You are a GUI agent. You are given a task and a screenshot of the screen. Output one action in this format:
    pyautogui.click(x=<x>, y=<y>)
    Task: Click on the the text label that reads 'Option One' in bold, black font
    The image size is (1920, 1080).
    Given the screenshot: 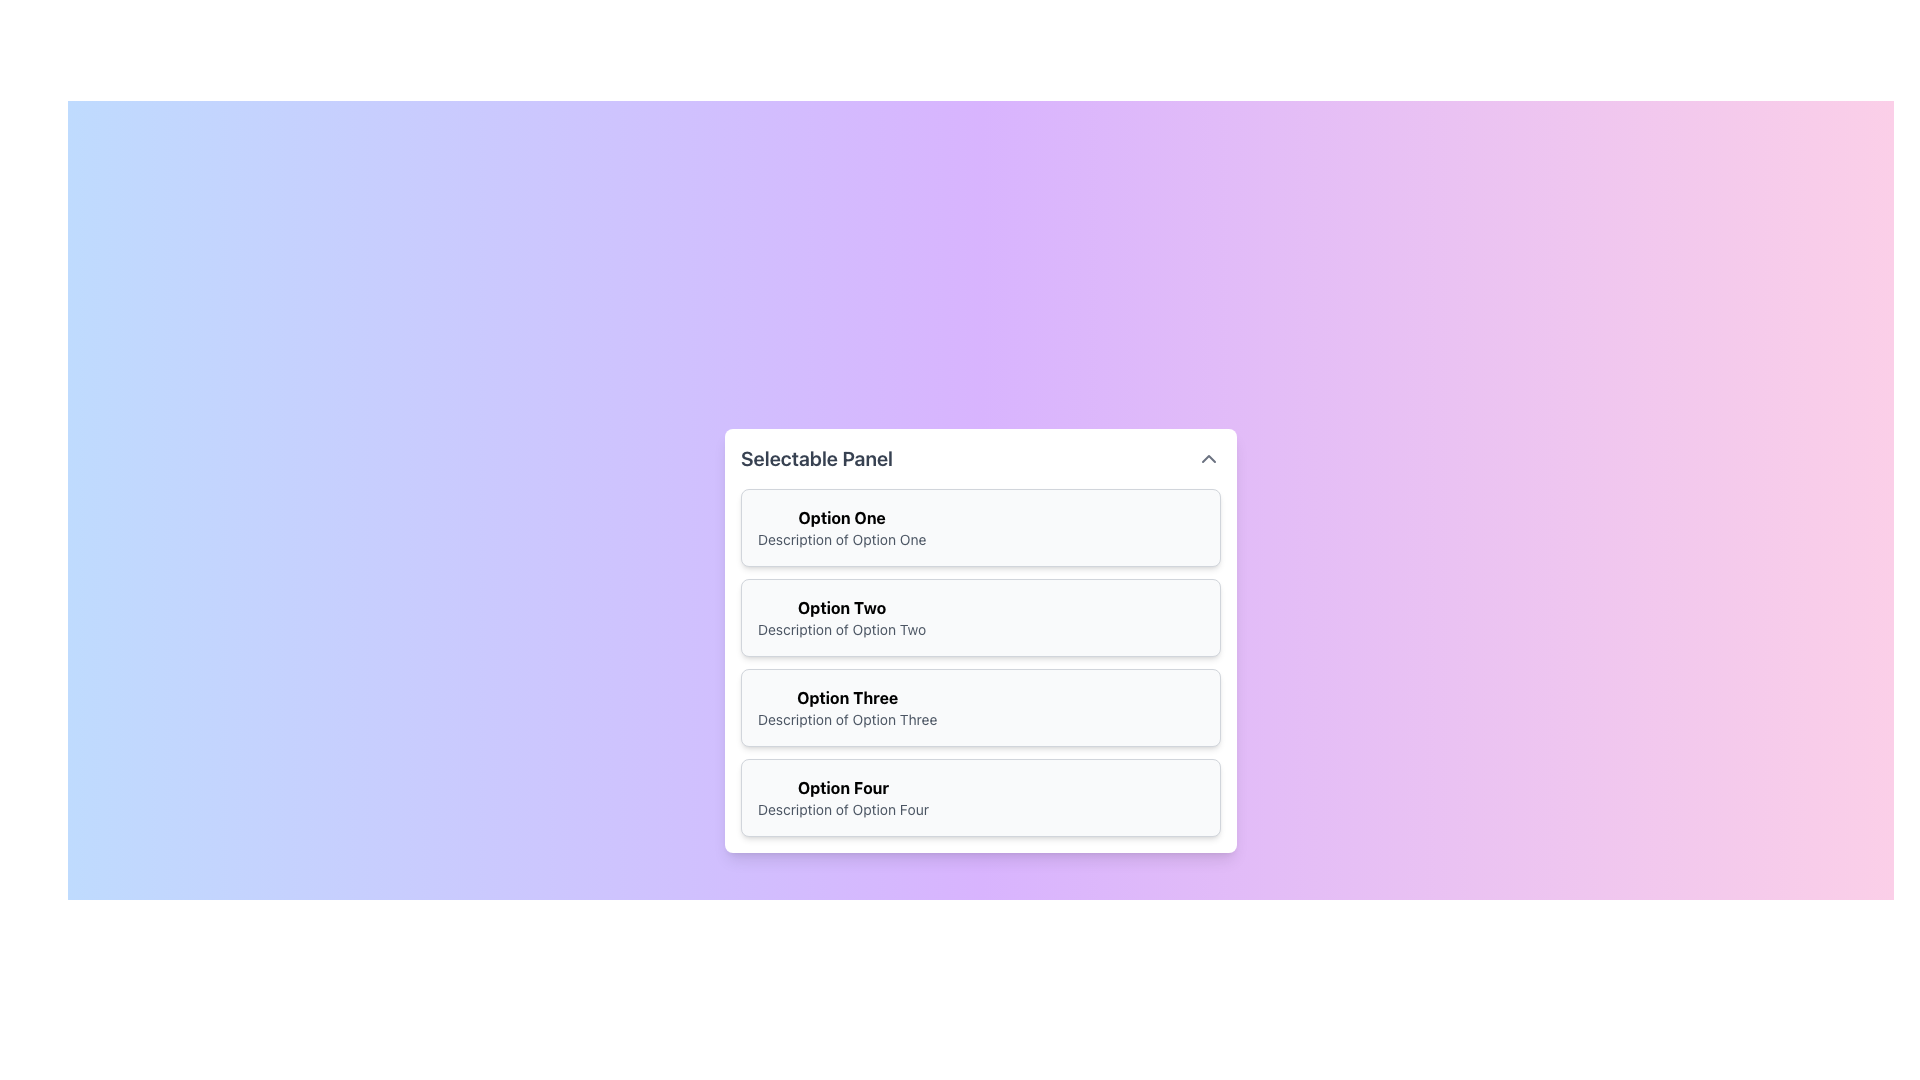 What is the action you would take?
    pyautogui.click(x=842, y=516)
    